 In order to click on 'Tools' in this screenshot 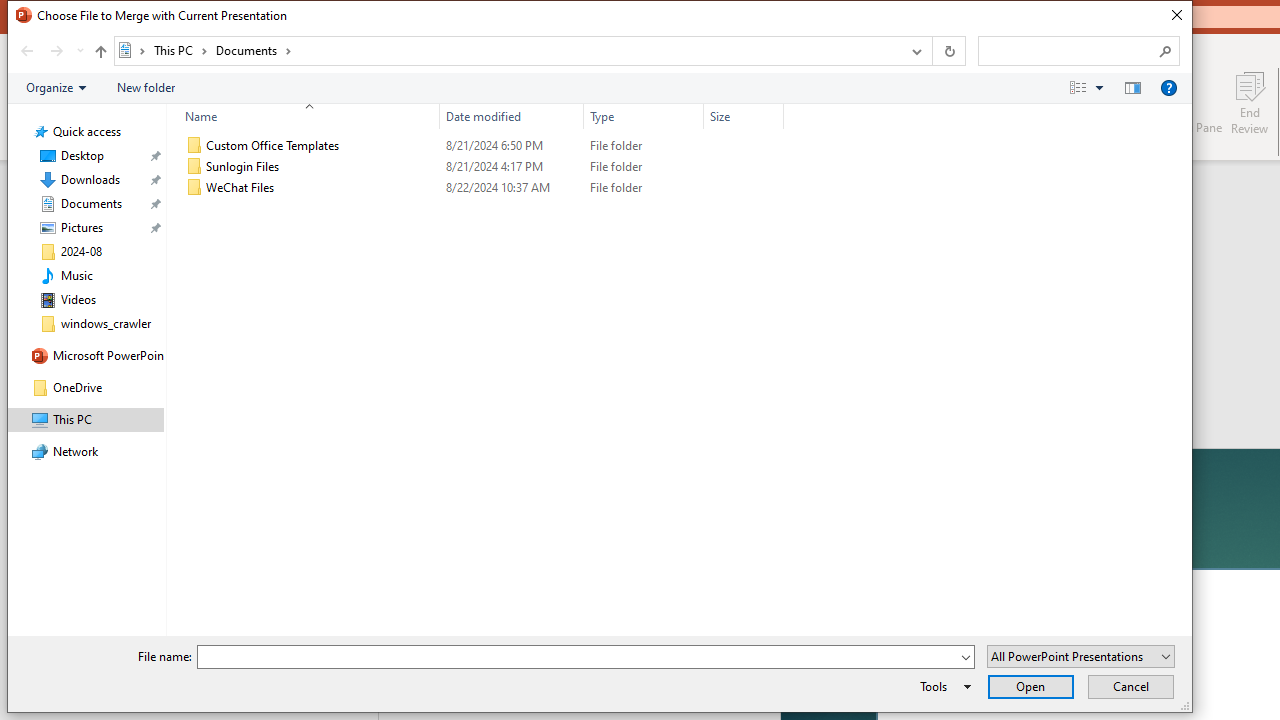, I will do `click(941, 685)`.